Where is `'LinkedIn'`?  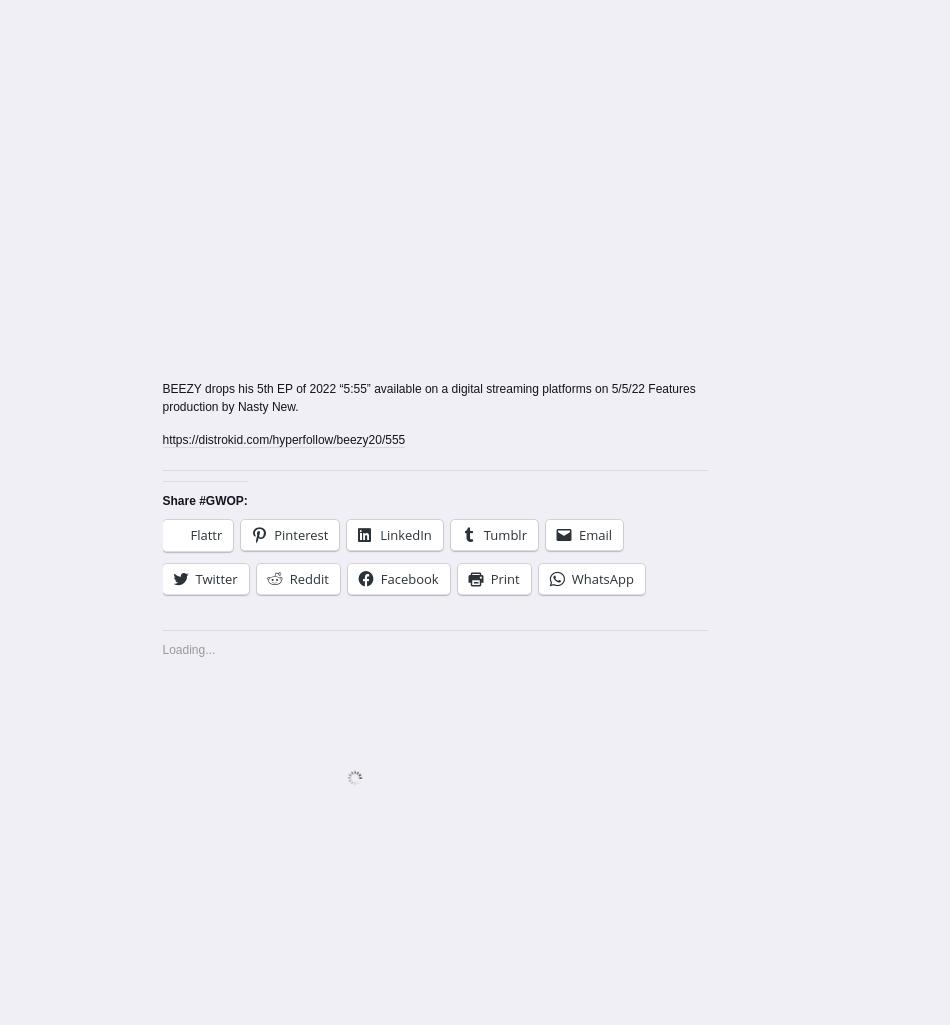
'LinkedIn' is located at coordinates (404, 534).